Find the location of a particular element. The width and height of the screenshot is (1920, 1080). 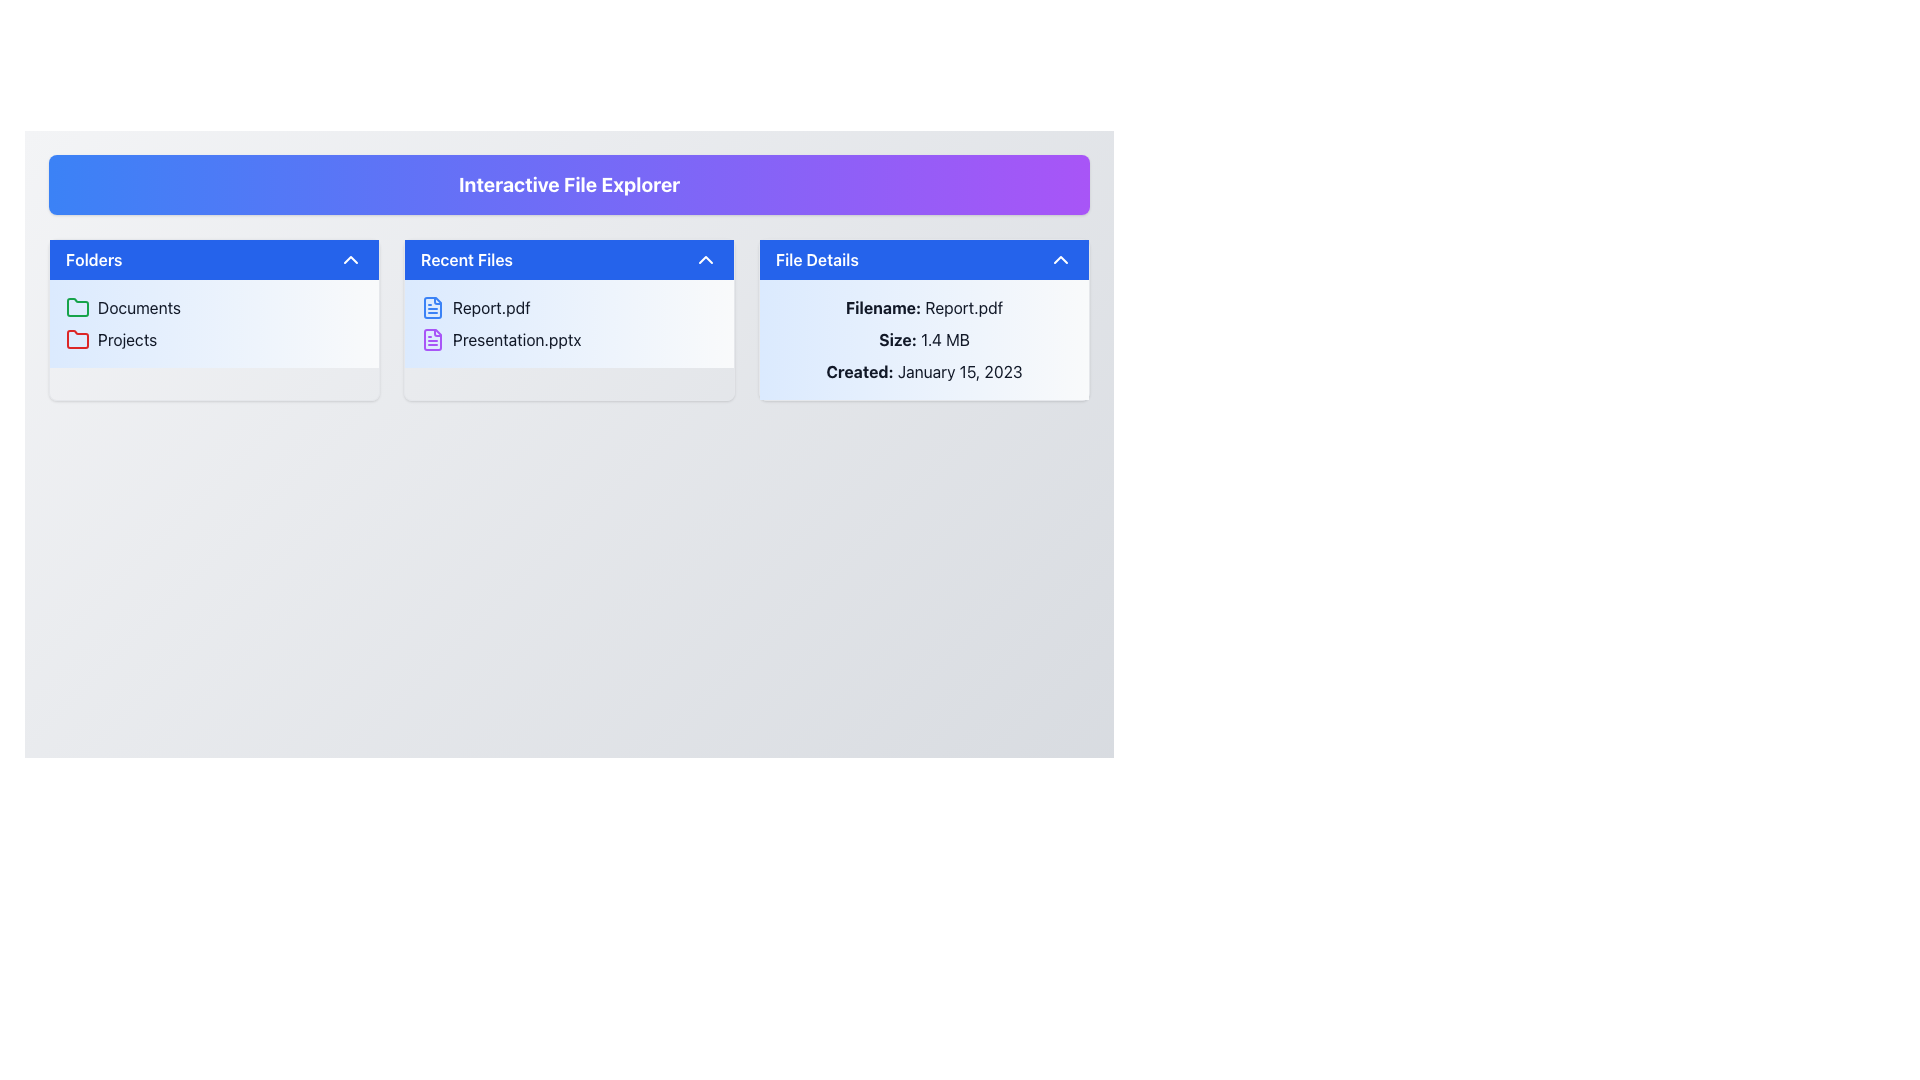

the file item display for 'Report.pdf' in the 'Recent Files' section by clicking on it is located at coordinates (568, 308).